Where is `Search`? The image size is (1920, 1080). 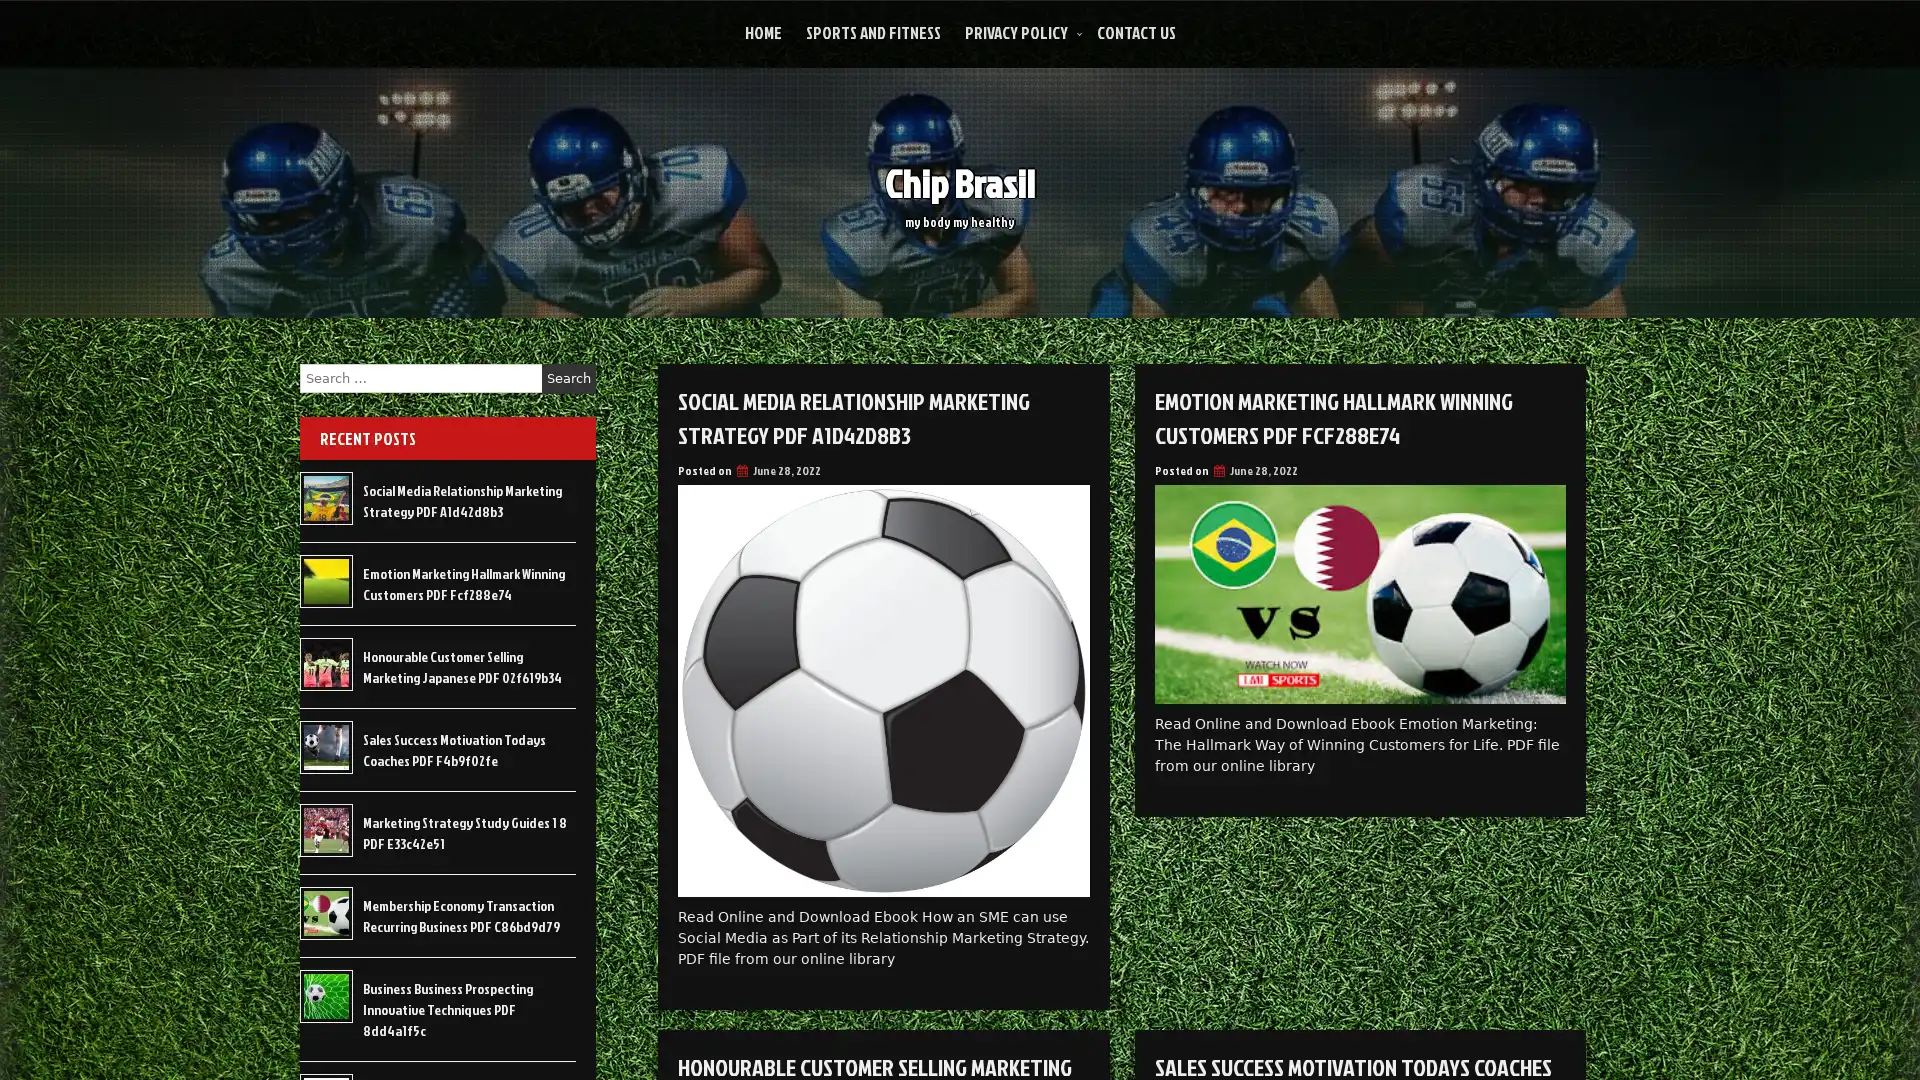 Search is located at coordinates (568, 378).